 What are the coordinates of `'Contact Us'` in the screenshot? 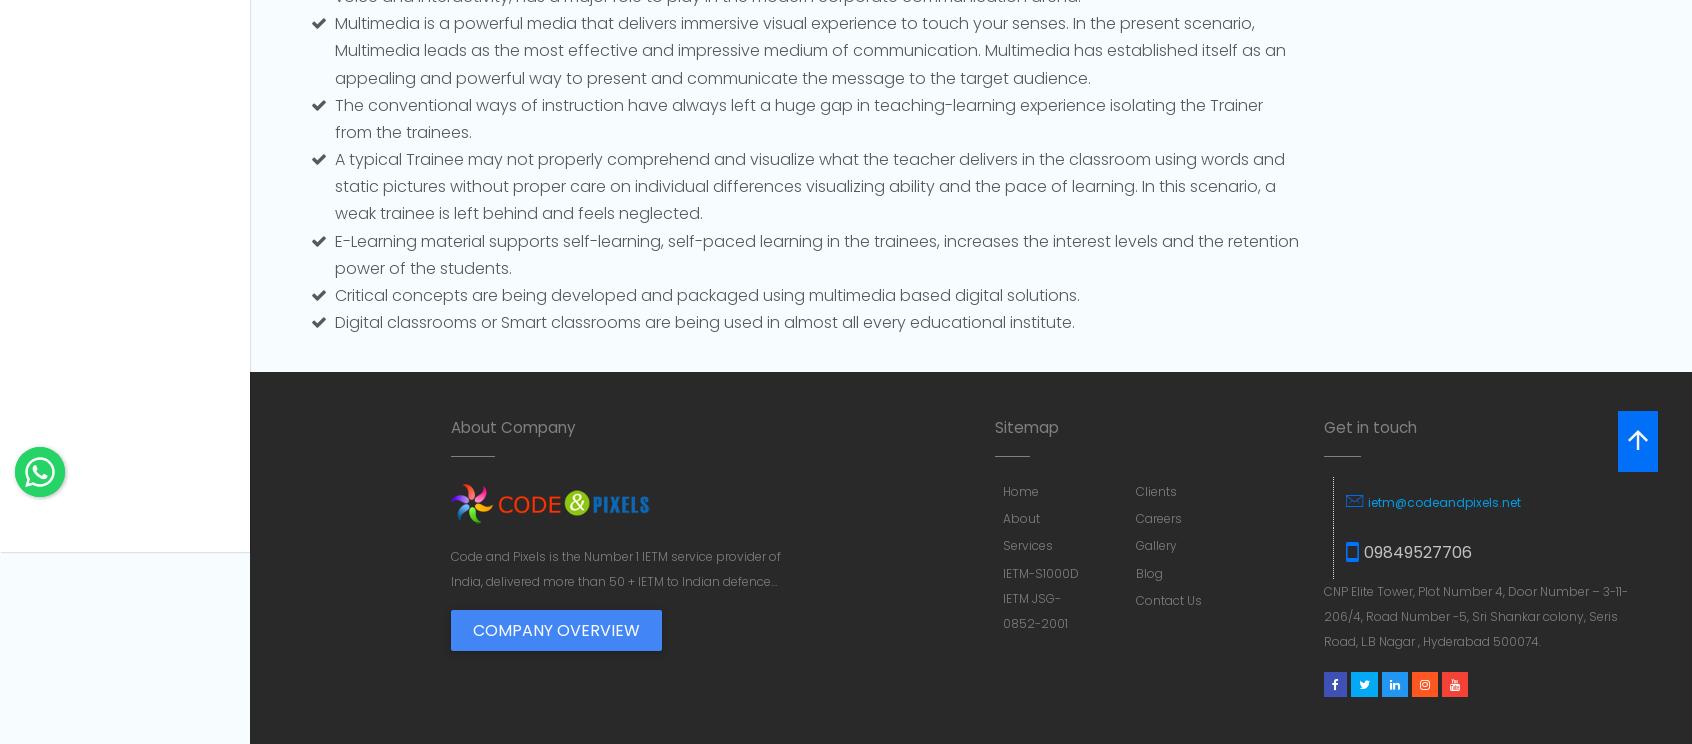 It's located at (1135, 598).